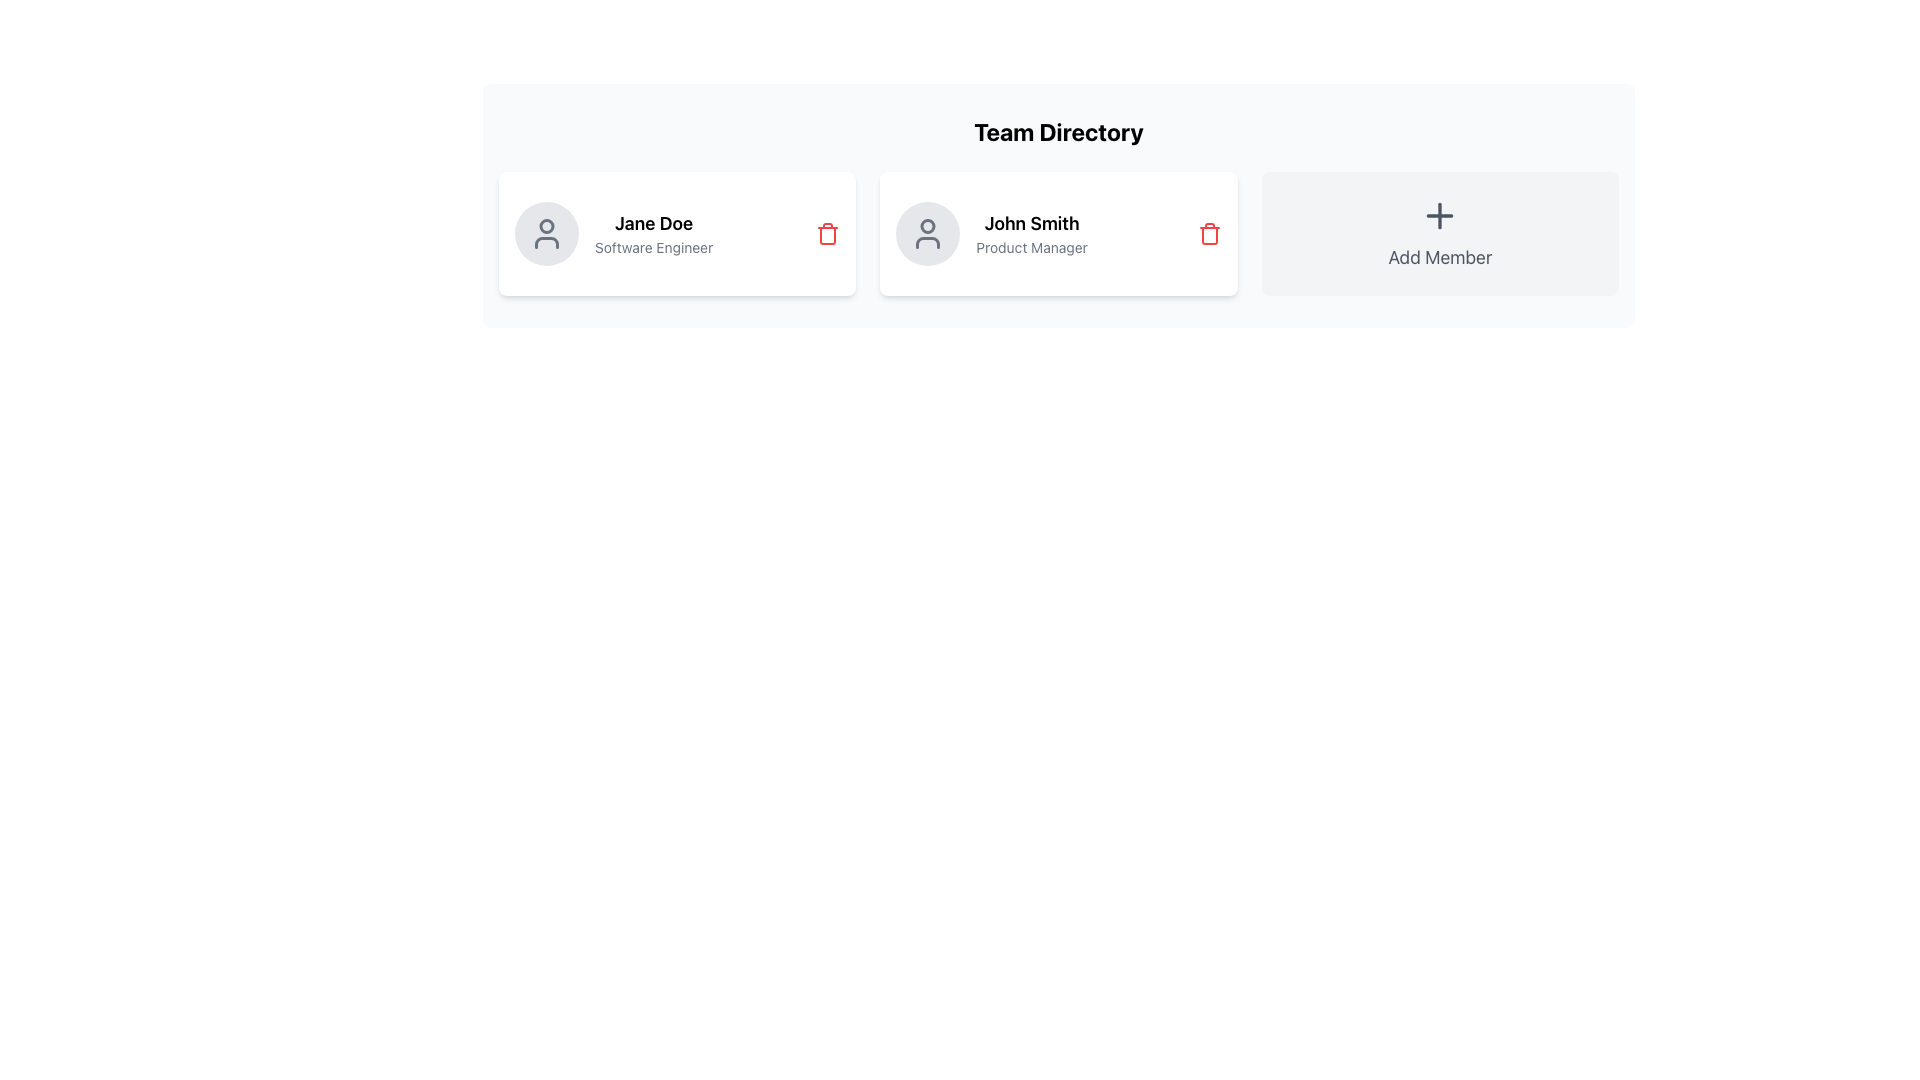 The image size is (1920, 1080). What do you see at coordinates (927, 225) in the screenshot?
I see `the circular vector graphic element representing the head of the user icon for 'John Smith, Product Manager' in the 'Team Directory' section` at bounding box center [927, 225].